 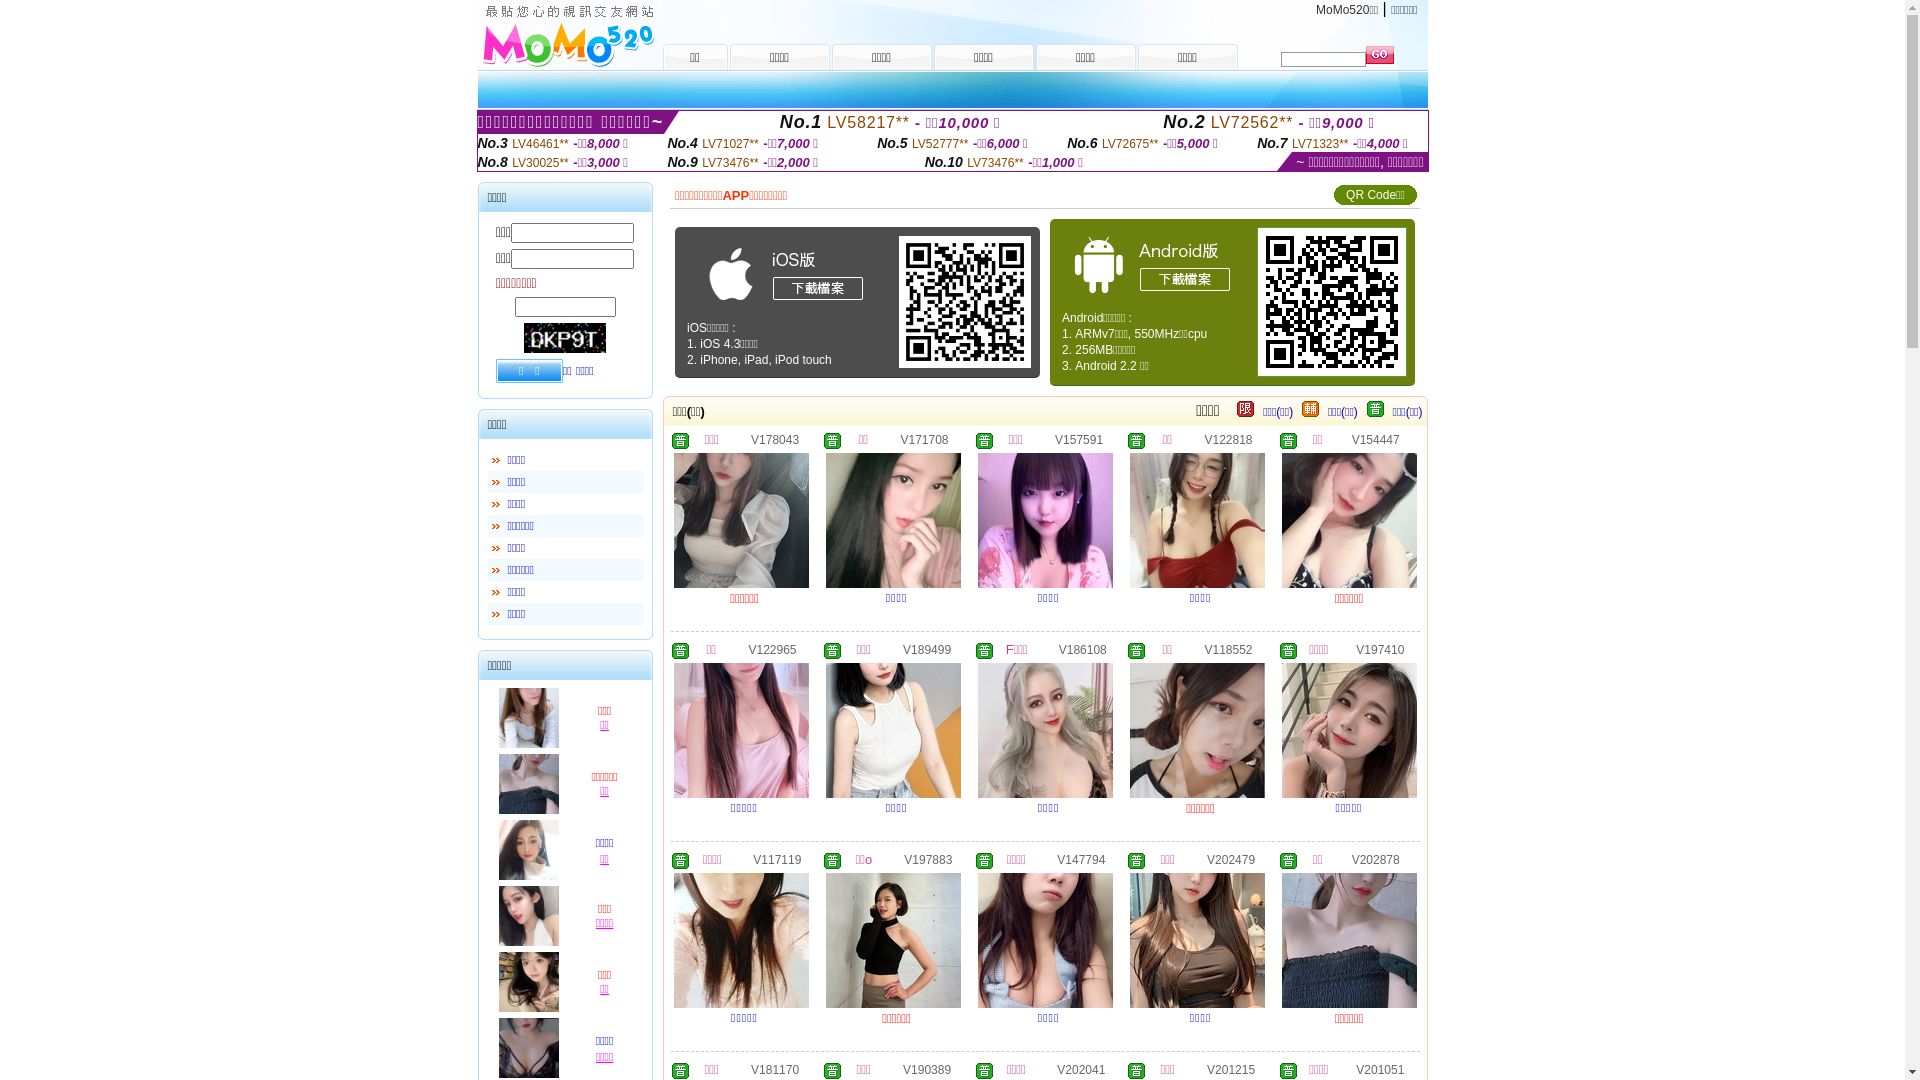 I want to click on 'V190389', so click(x=925, y=1067).